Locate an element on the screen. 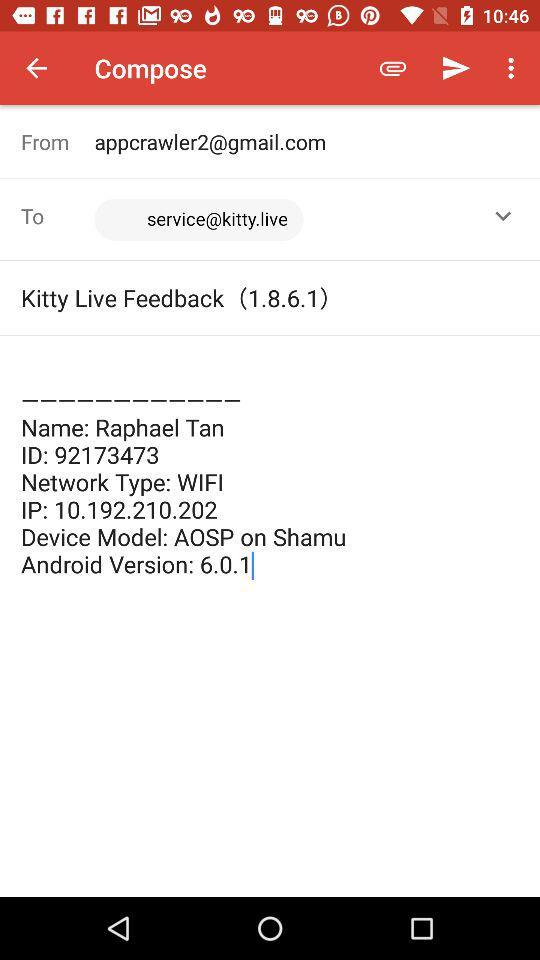  icon above appcrawler2@gmail.com is located at coordinates (393, 68).